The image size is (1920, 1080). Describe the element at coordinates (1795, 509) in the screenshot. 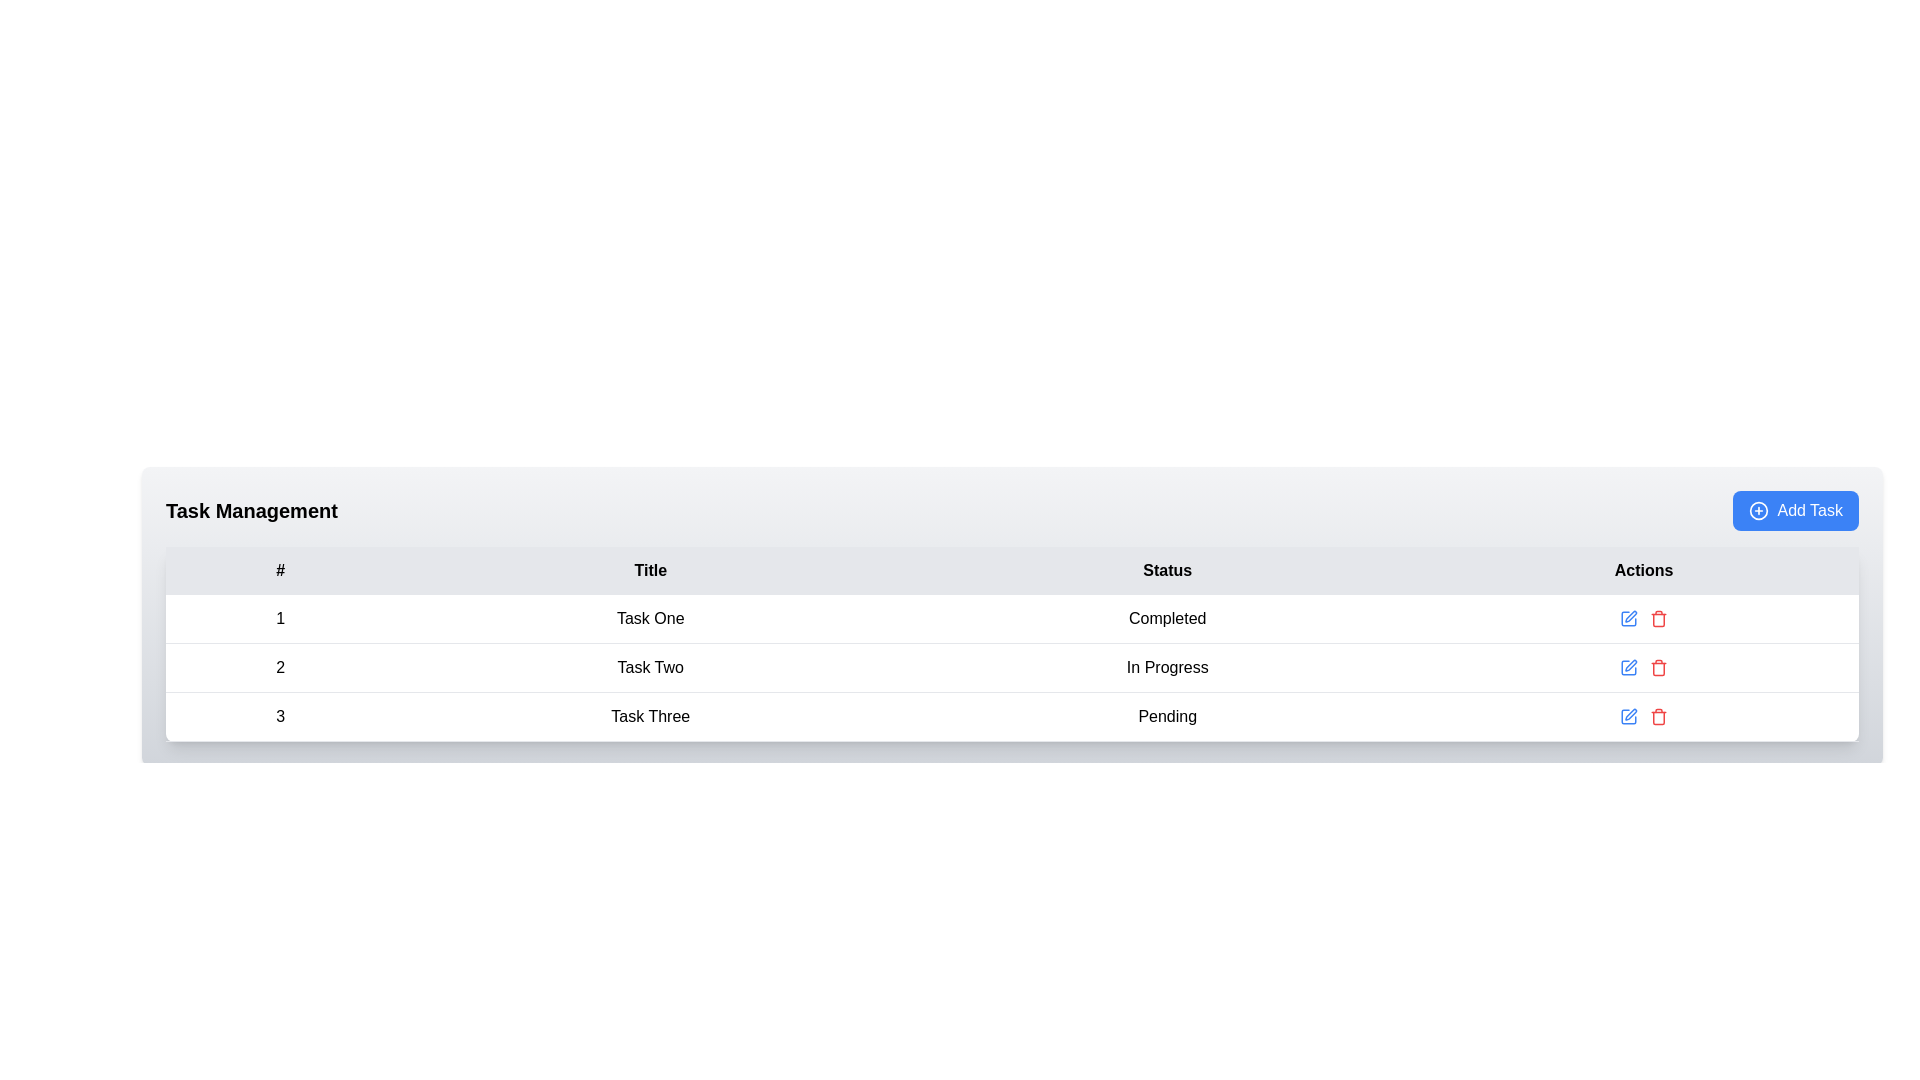

I see `the blue 'Add Task' button located in the top-right corner of the interface, which features a white plus icon and white text` at that location.